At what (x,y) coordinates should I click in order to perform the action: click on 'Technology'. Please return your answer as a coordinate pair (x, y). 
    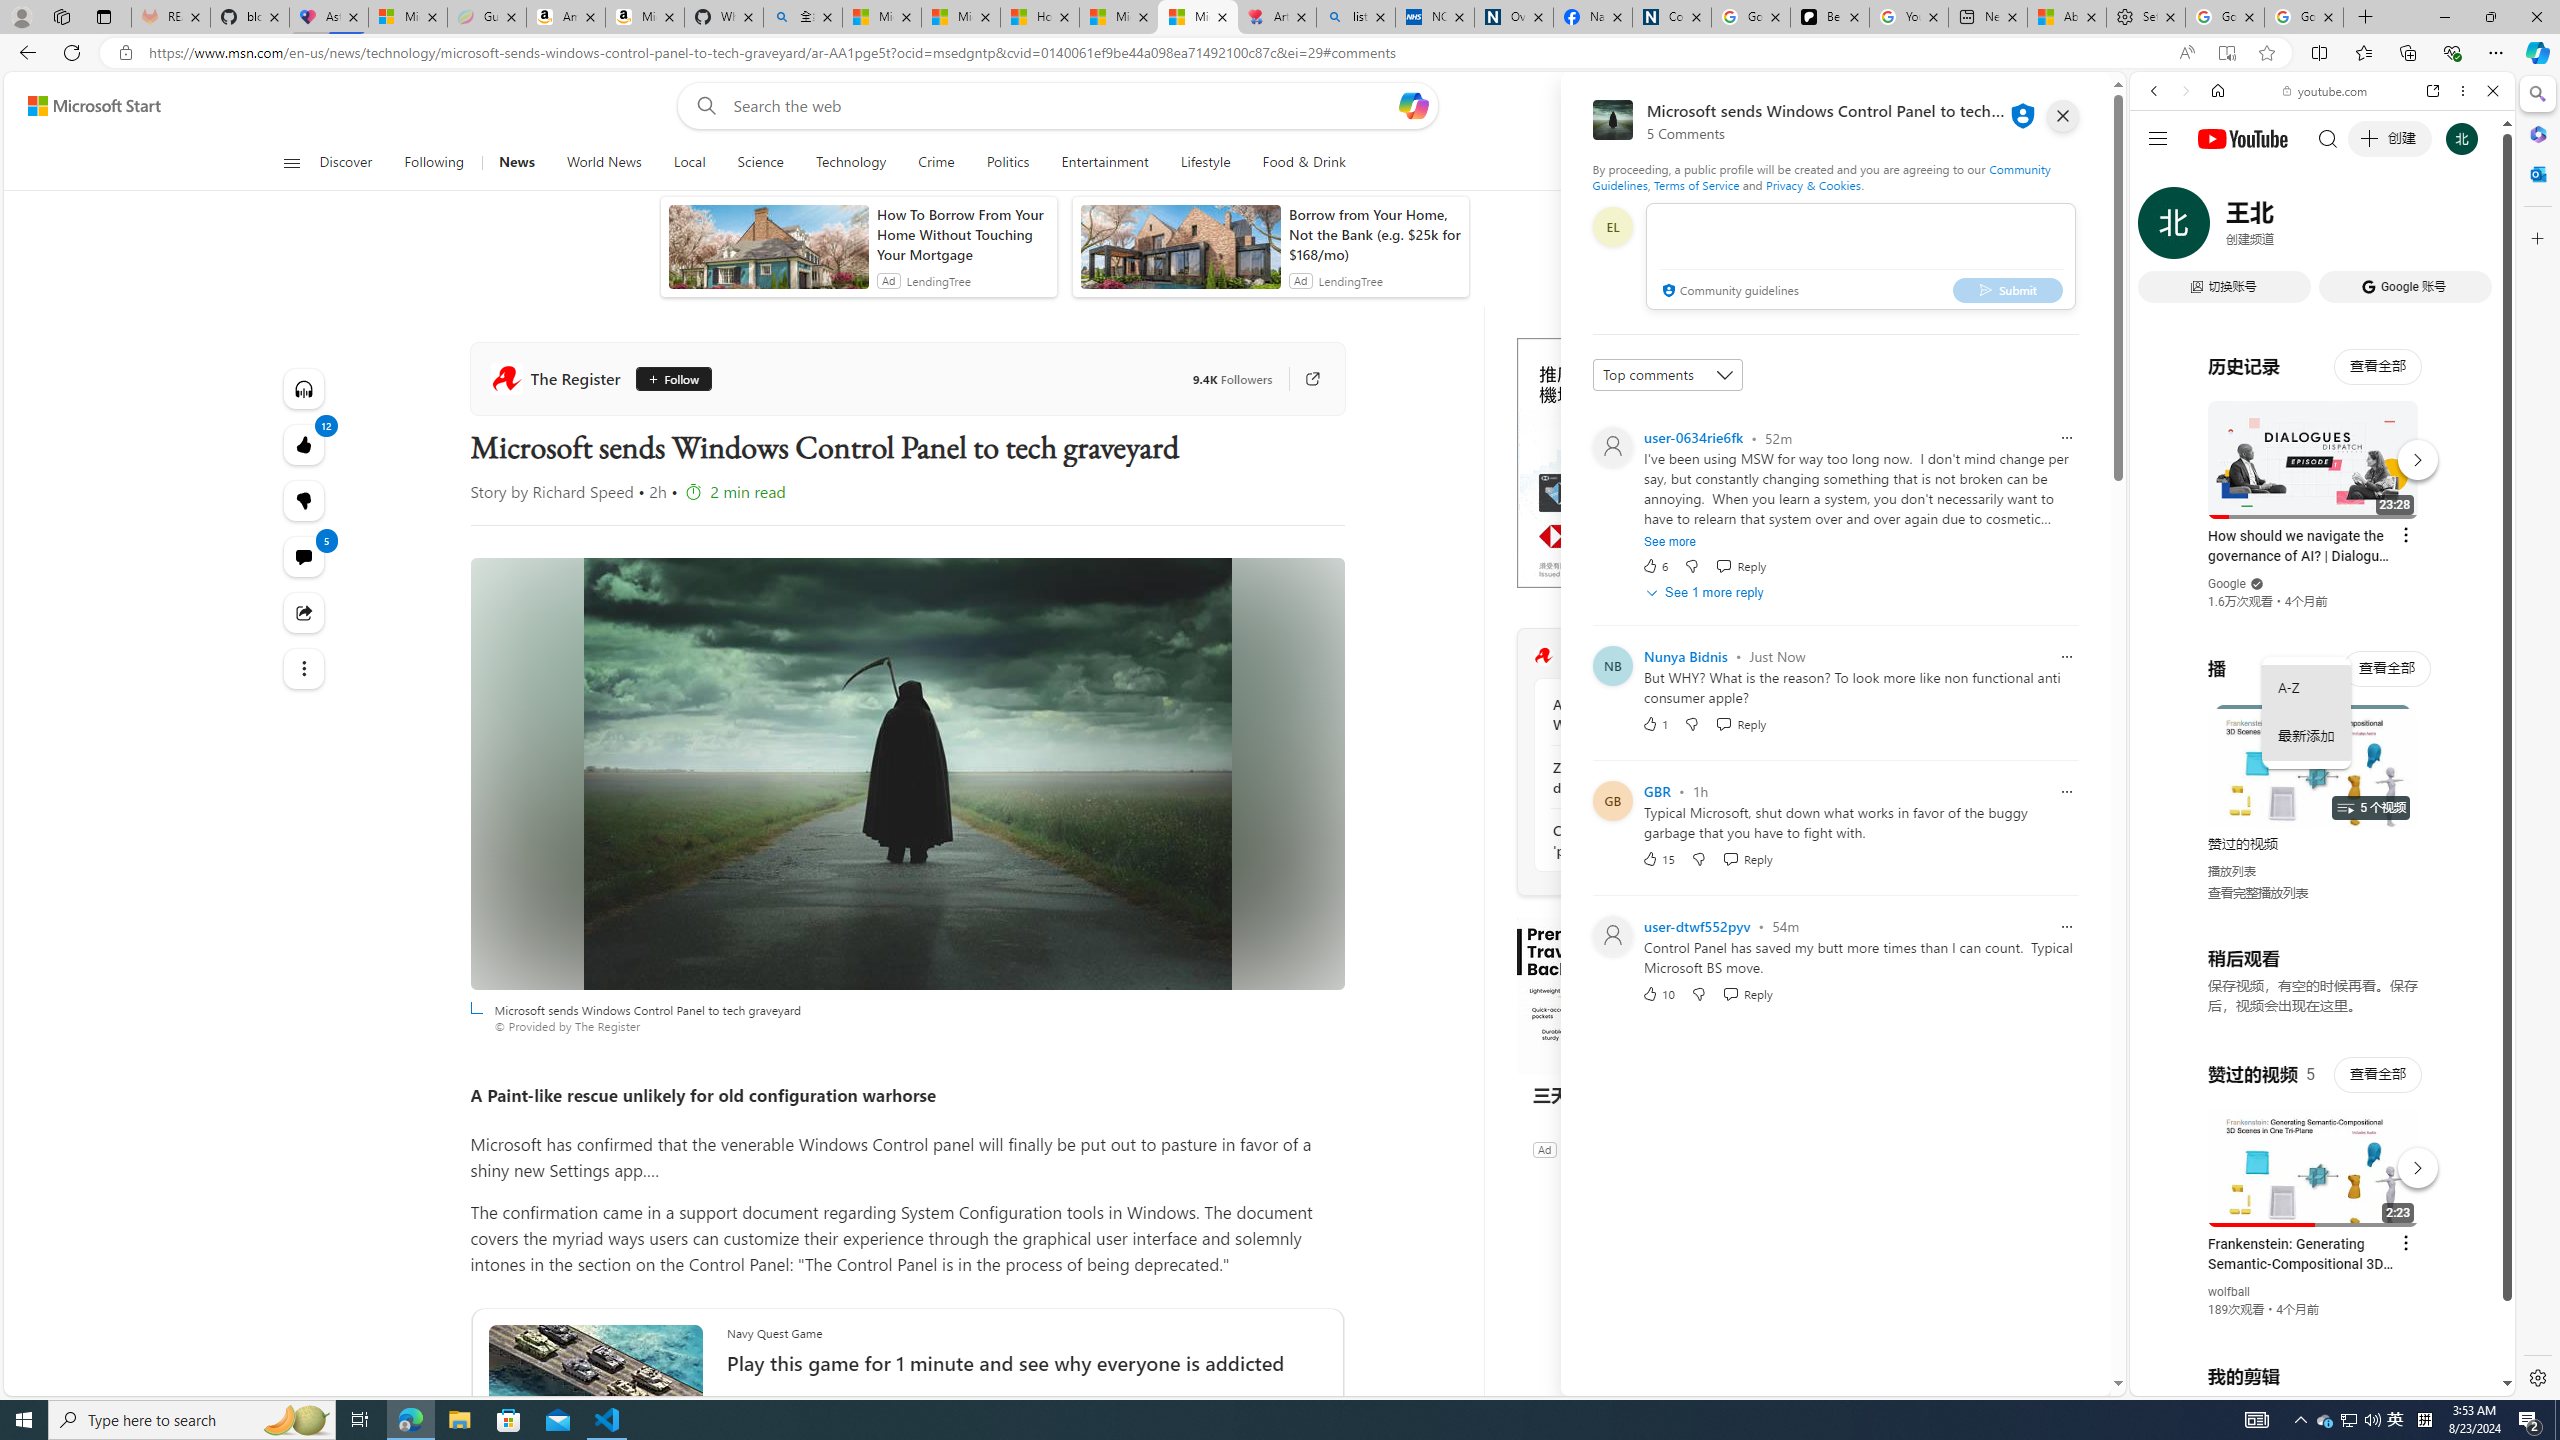
    Looking at the image, I should click on (851, 162).